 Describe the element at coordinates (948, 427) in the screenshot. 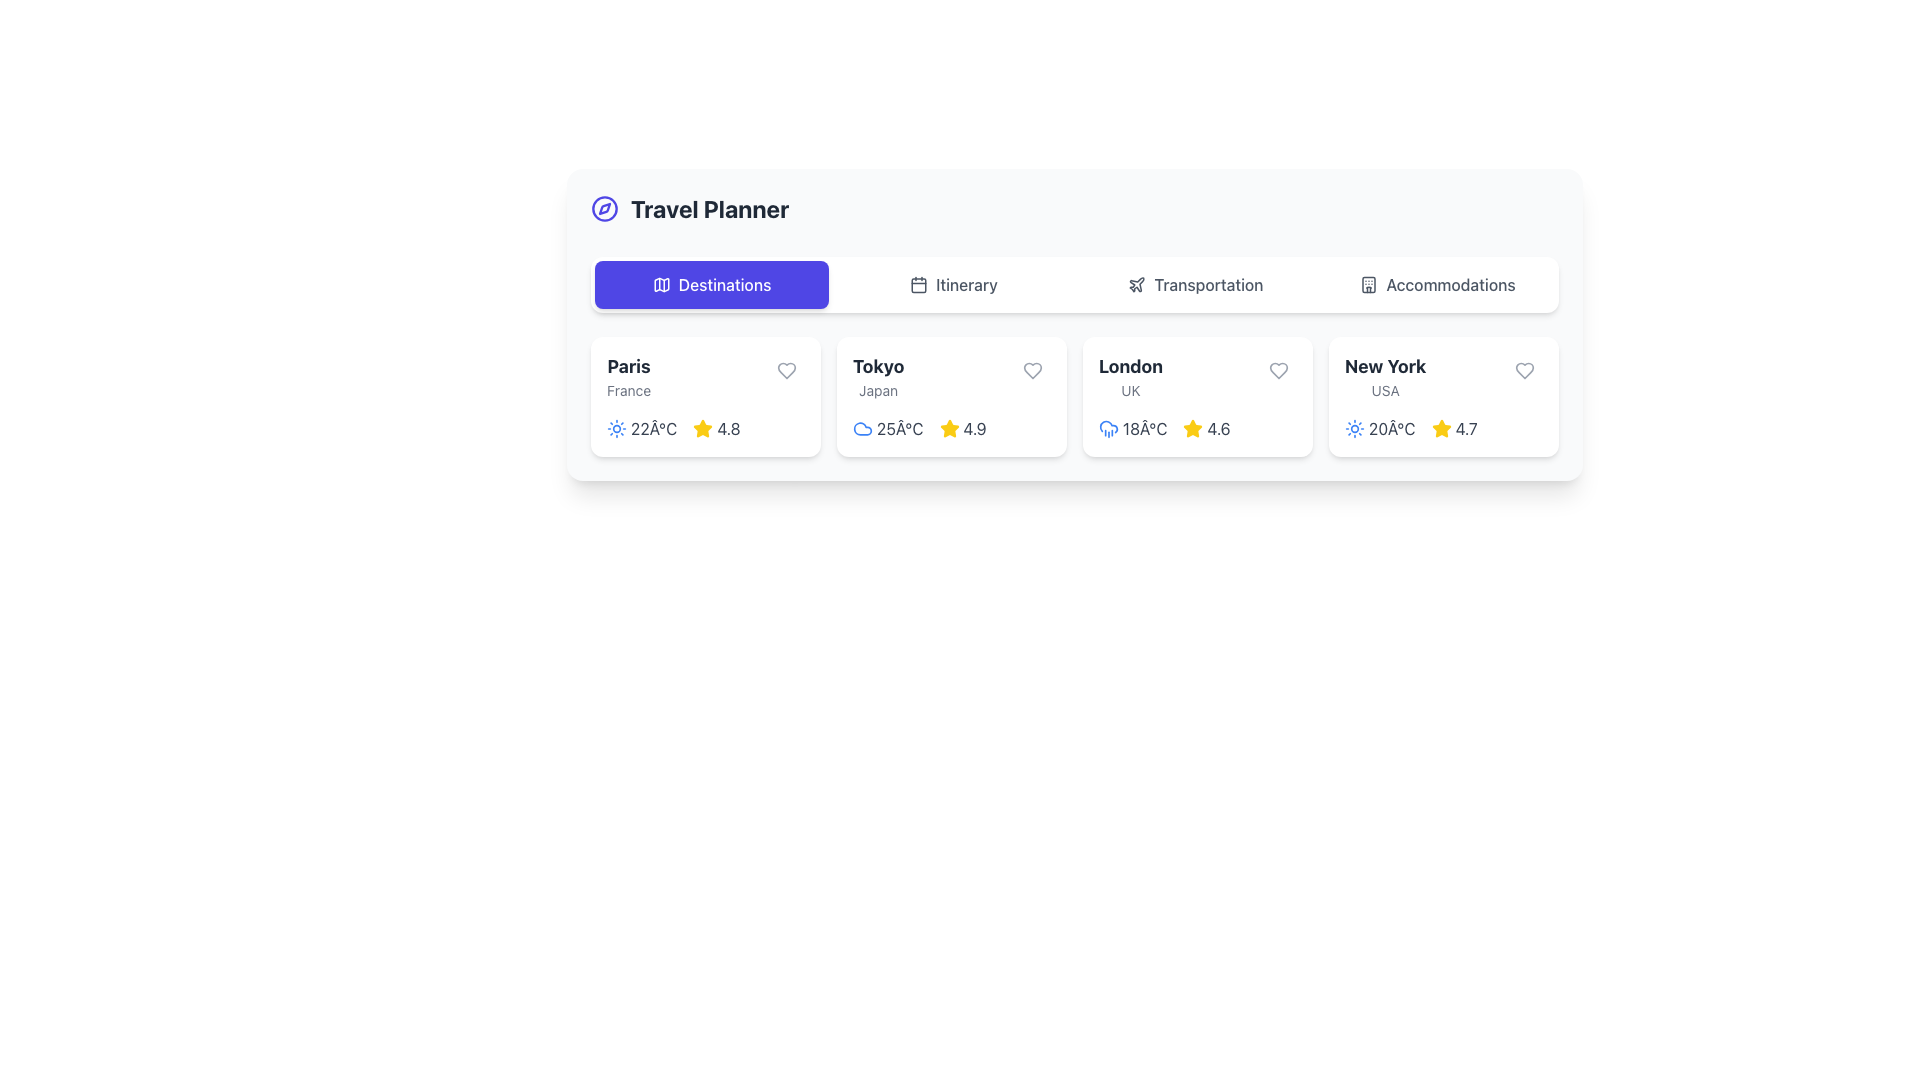

I see `the star icon indicating the rating value of the 'Tokyo, Japan' destination, which is located adjacent to the numeric rating value '4.9.'` at that location.